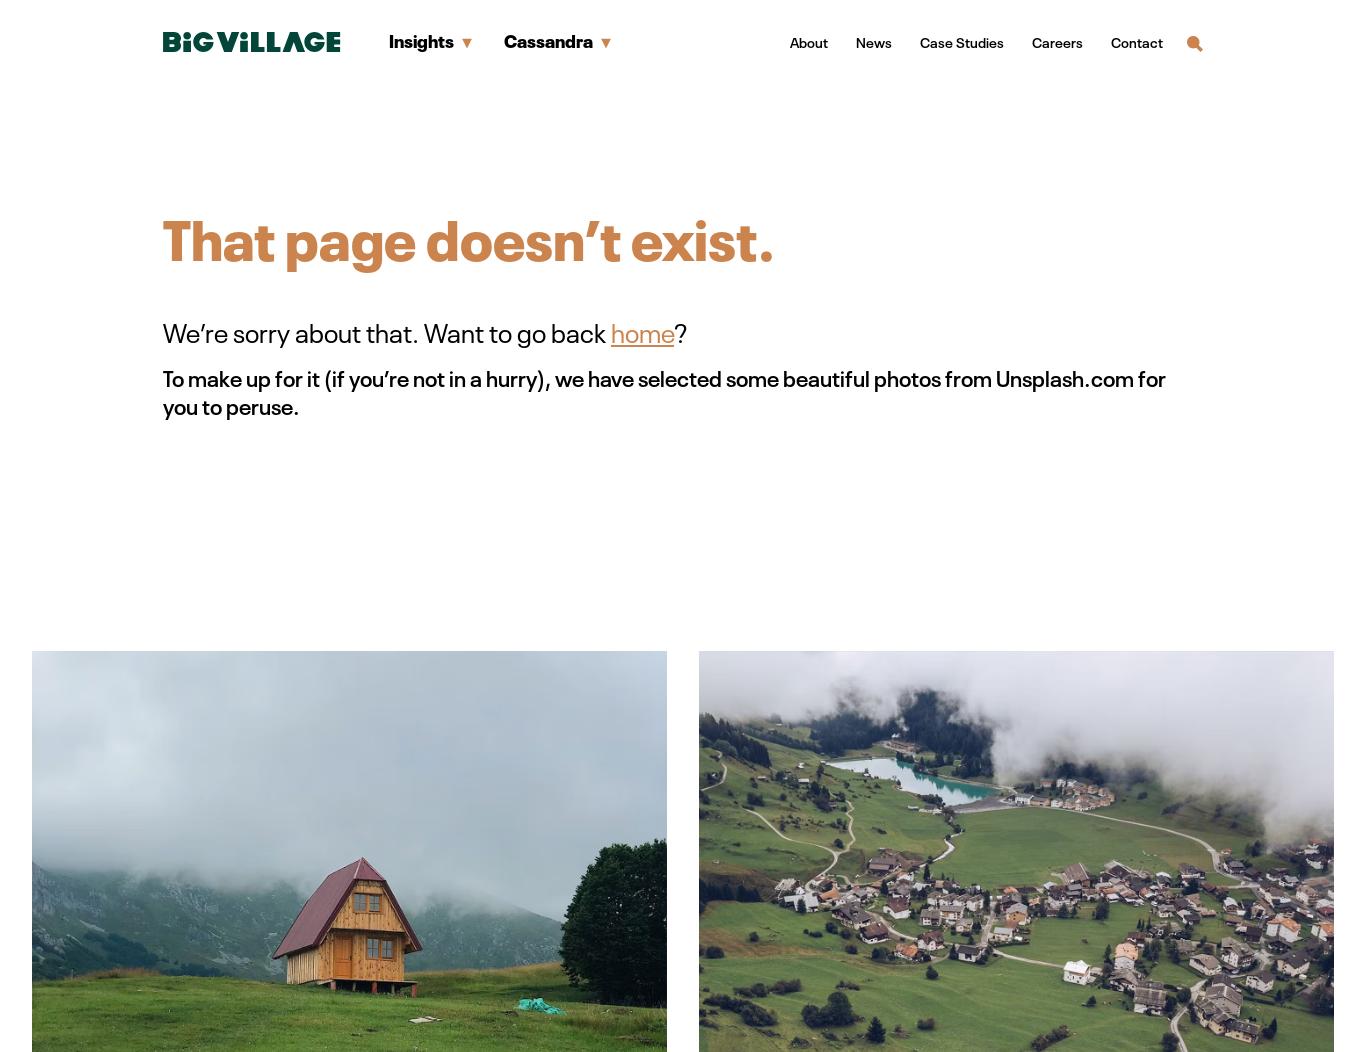 The height and width of the screenshot is (1052, 1366). I want to click on 'Cassandra', so click(548, 39).